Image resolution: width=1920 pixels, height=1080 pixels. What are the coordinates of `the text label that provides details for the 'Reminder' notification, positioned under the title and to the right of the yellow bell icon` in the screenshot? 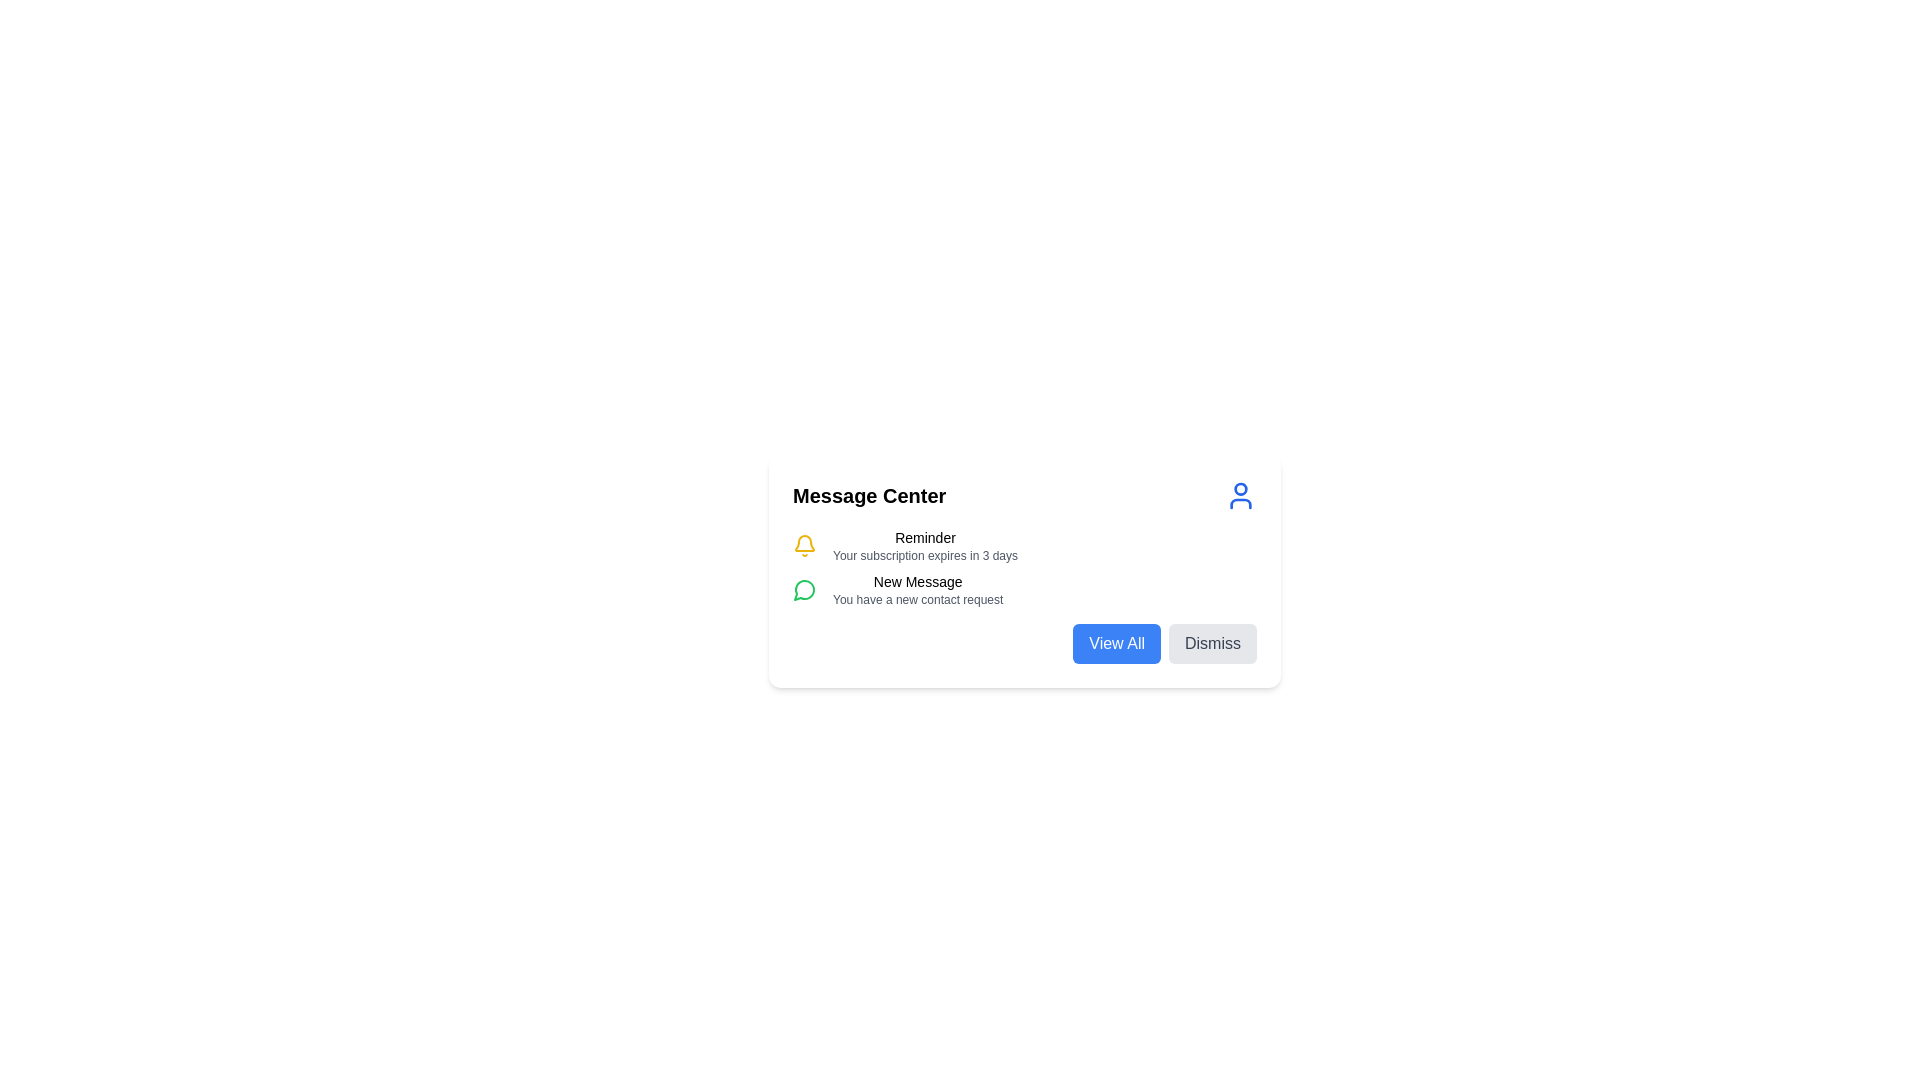 It's located at (924, 555).